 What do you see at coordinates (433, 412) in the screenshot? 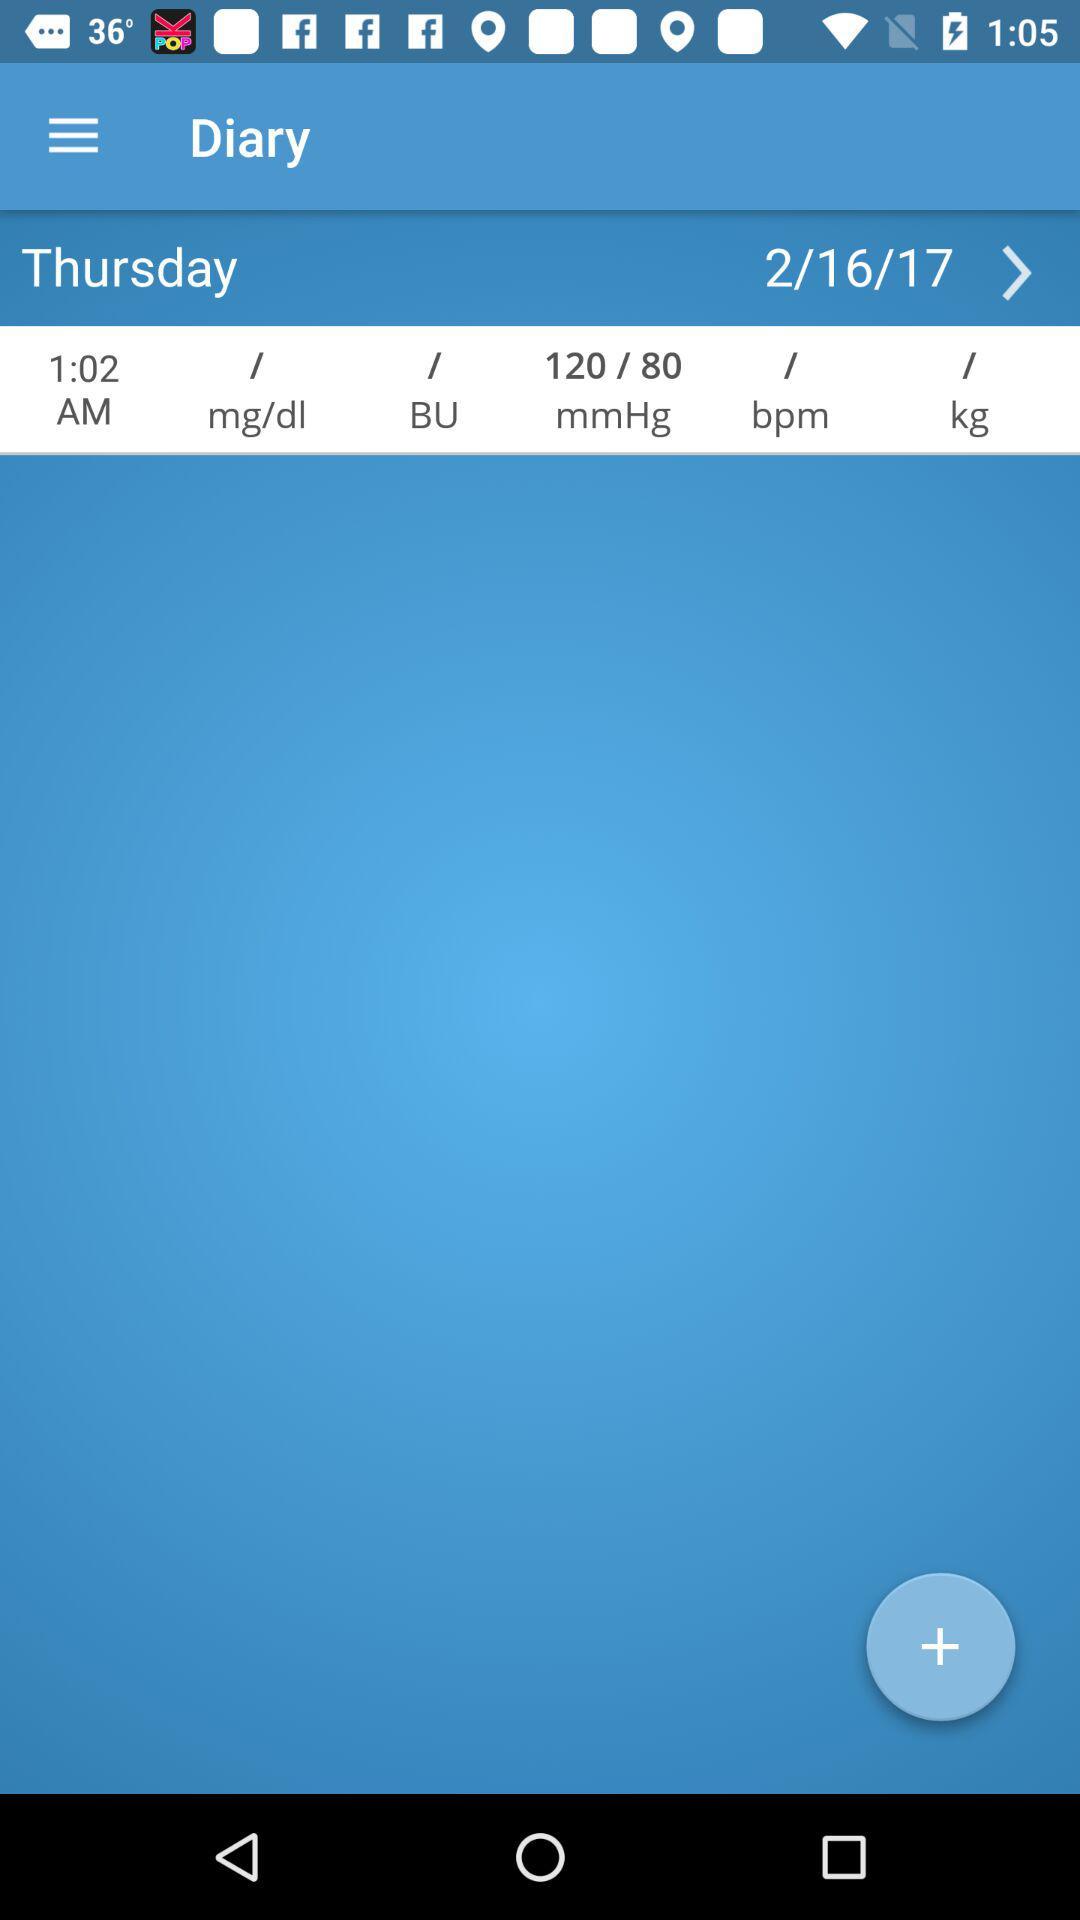
I see `the item next to mg/dl item` at bounding box center [433, 412].